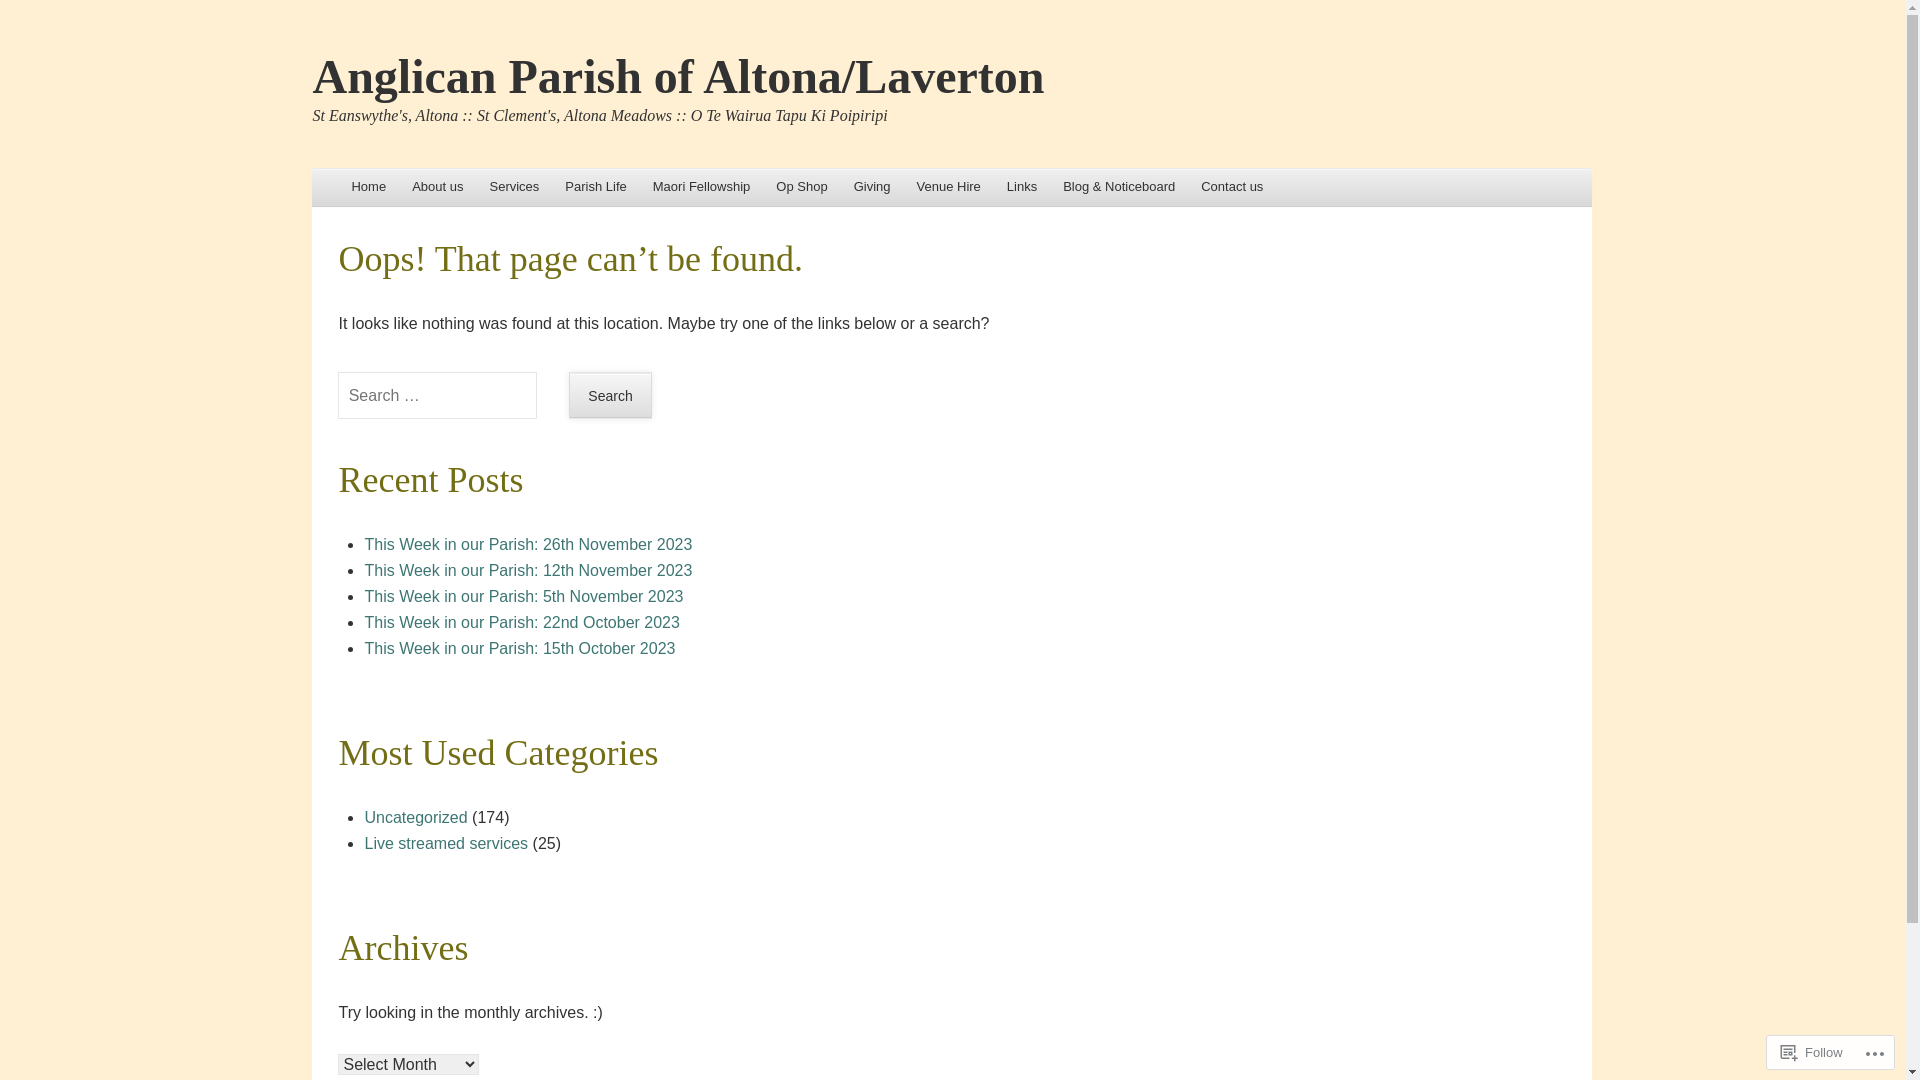  I want to click on 'Uncategorized', so click(414, 817).